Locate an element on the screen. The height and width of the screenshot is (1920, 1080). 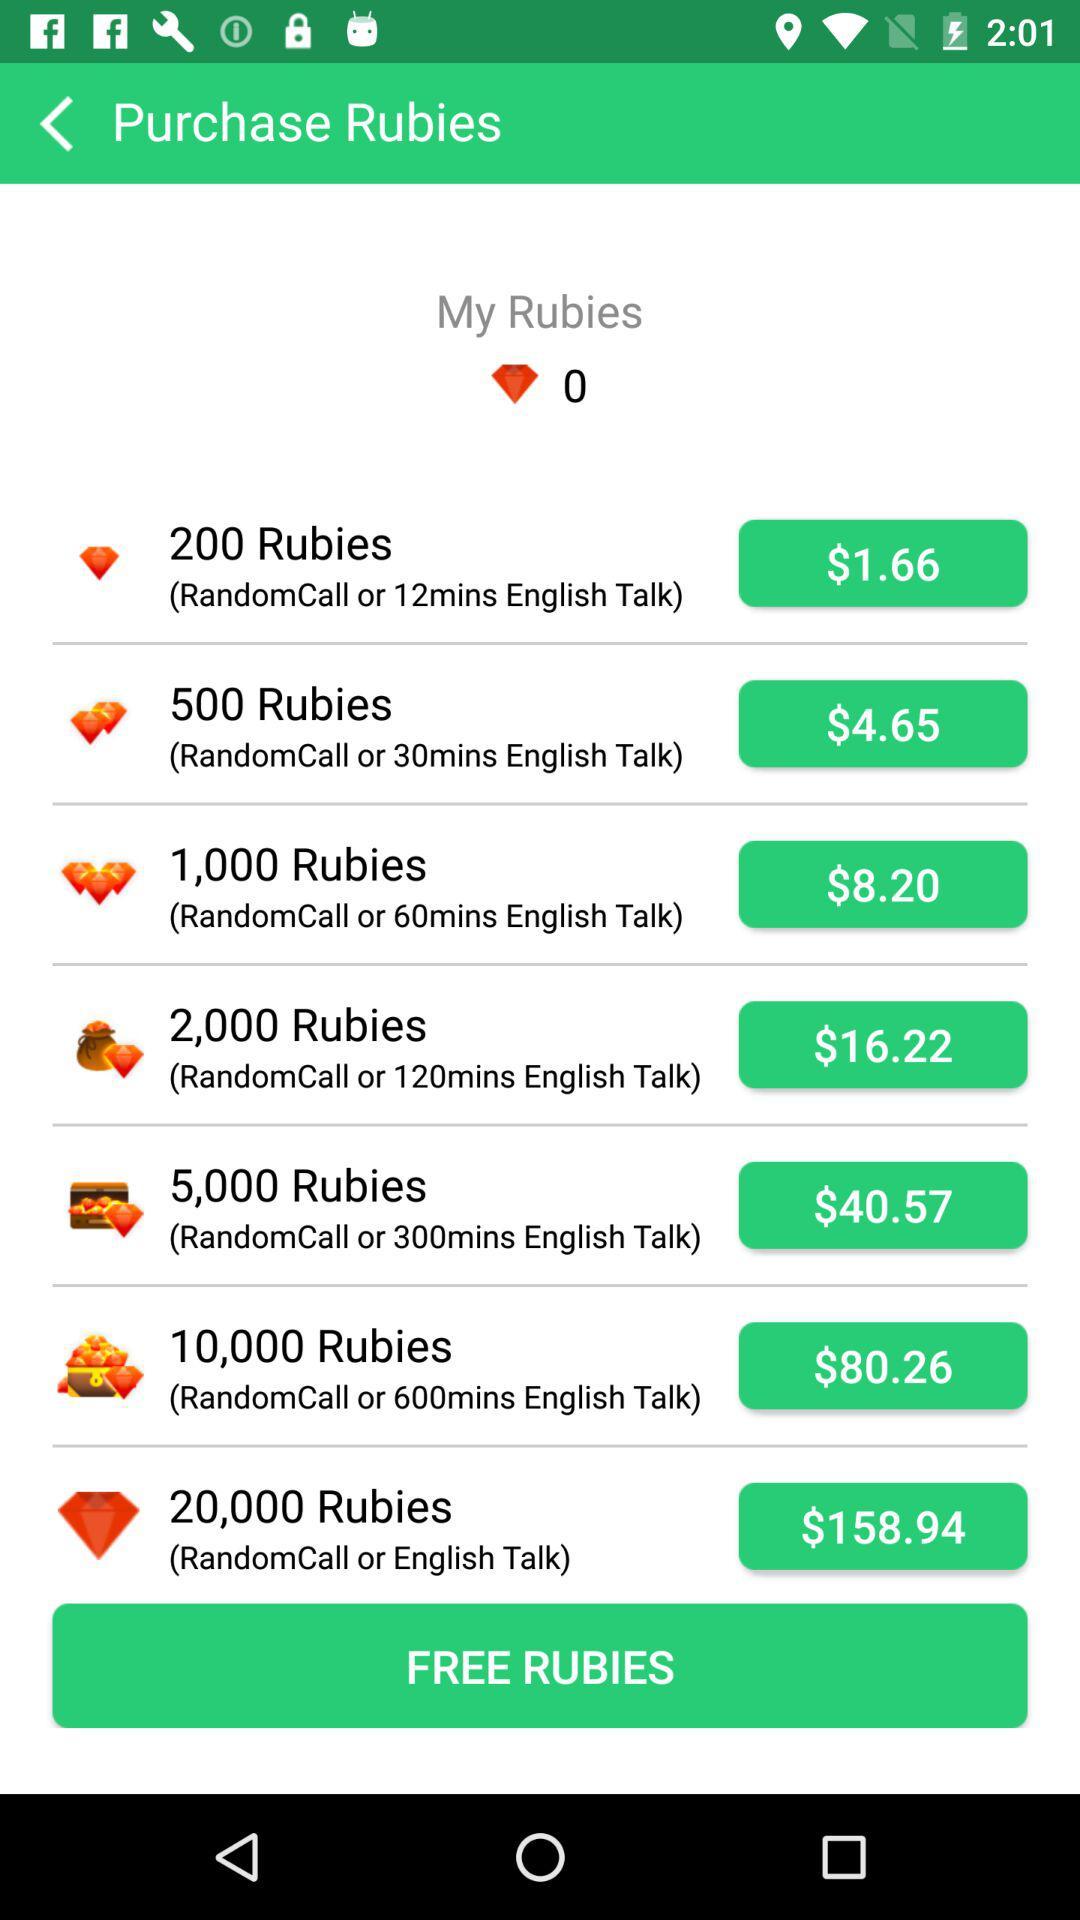
$80.26 item is located at coordinates (882, 1364).